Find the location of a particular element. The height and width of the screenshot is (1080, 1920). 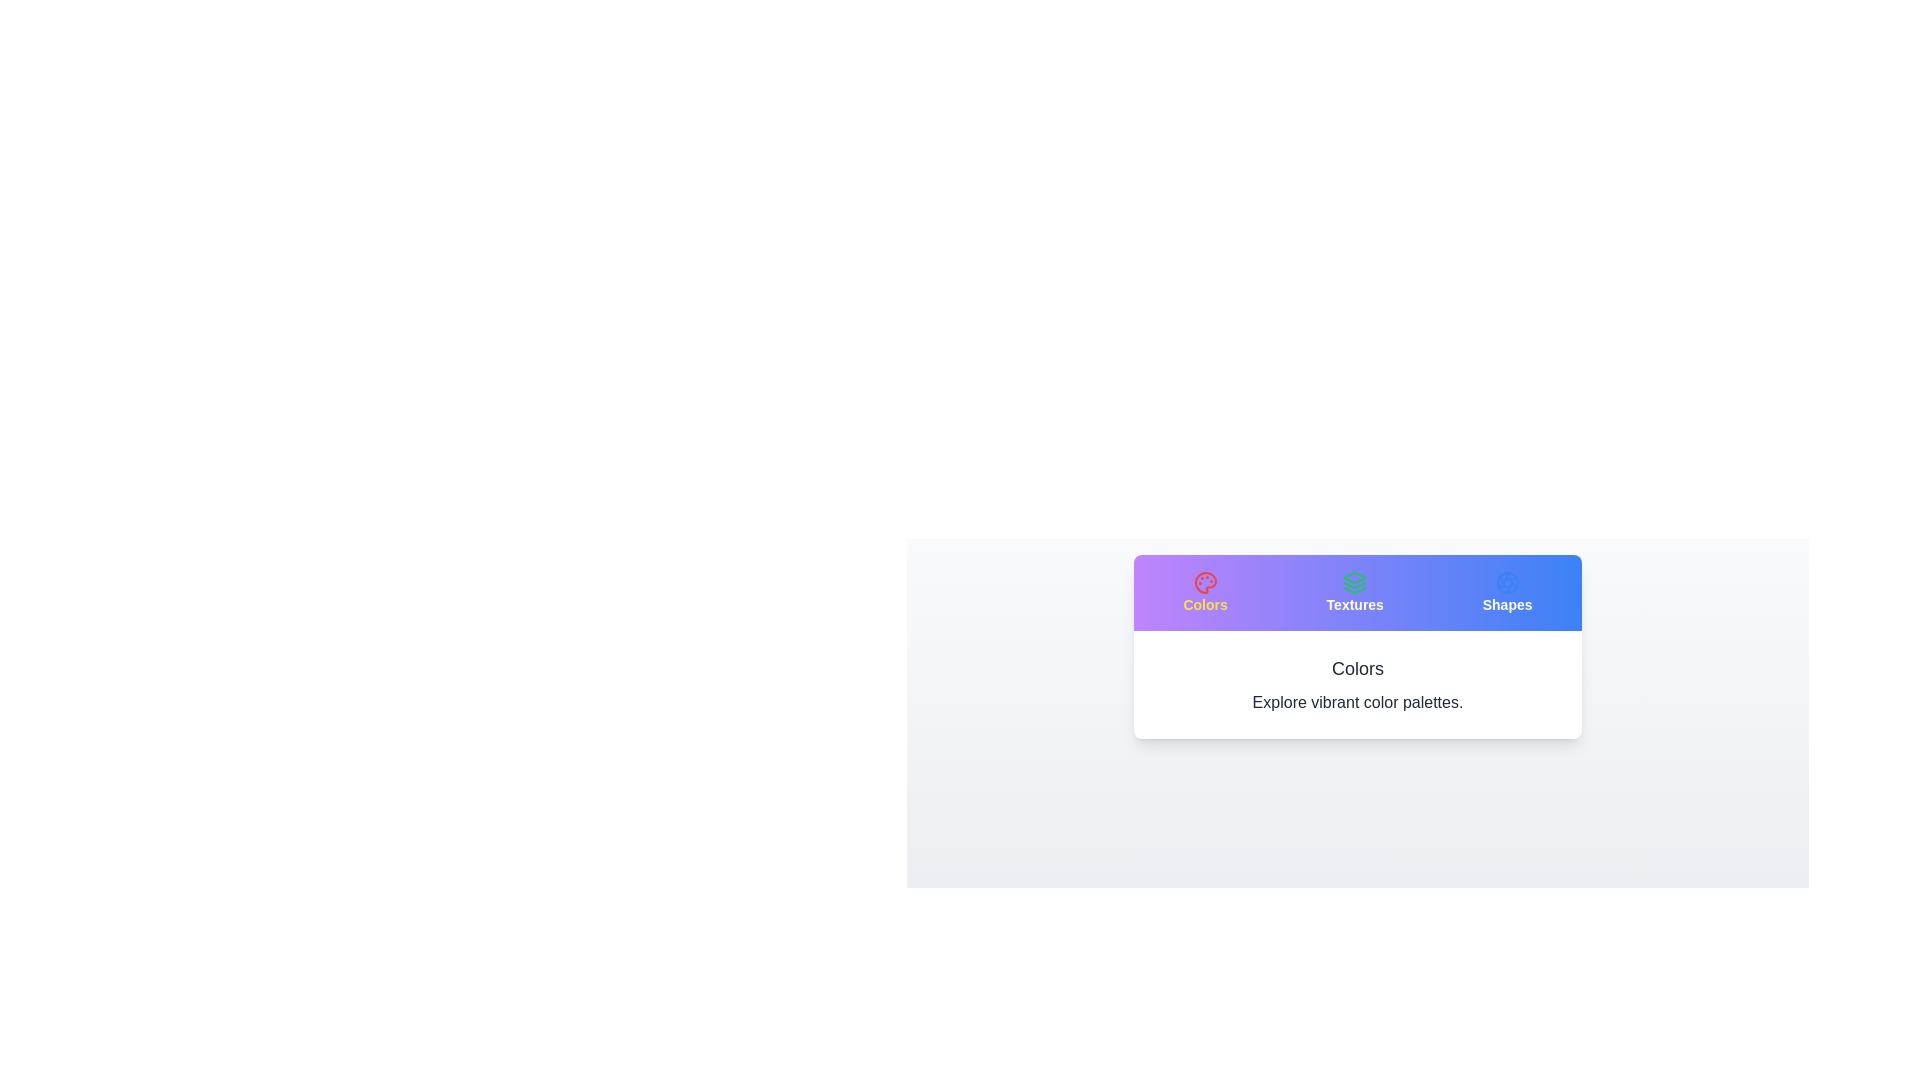

the tab button labeled 'Textures' is located at coordinates (1355, 592).